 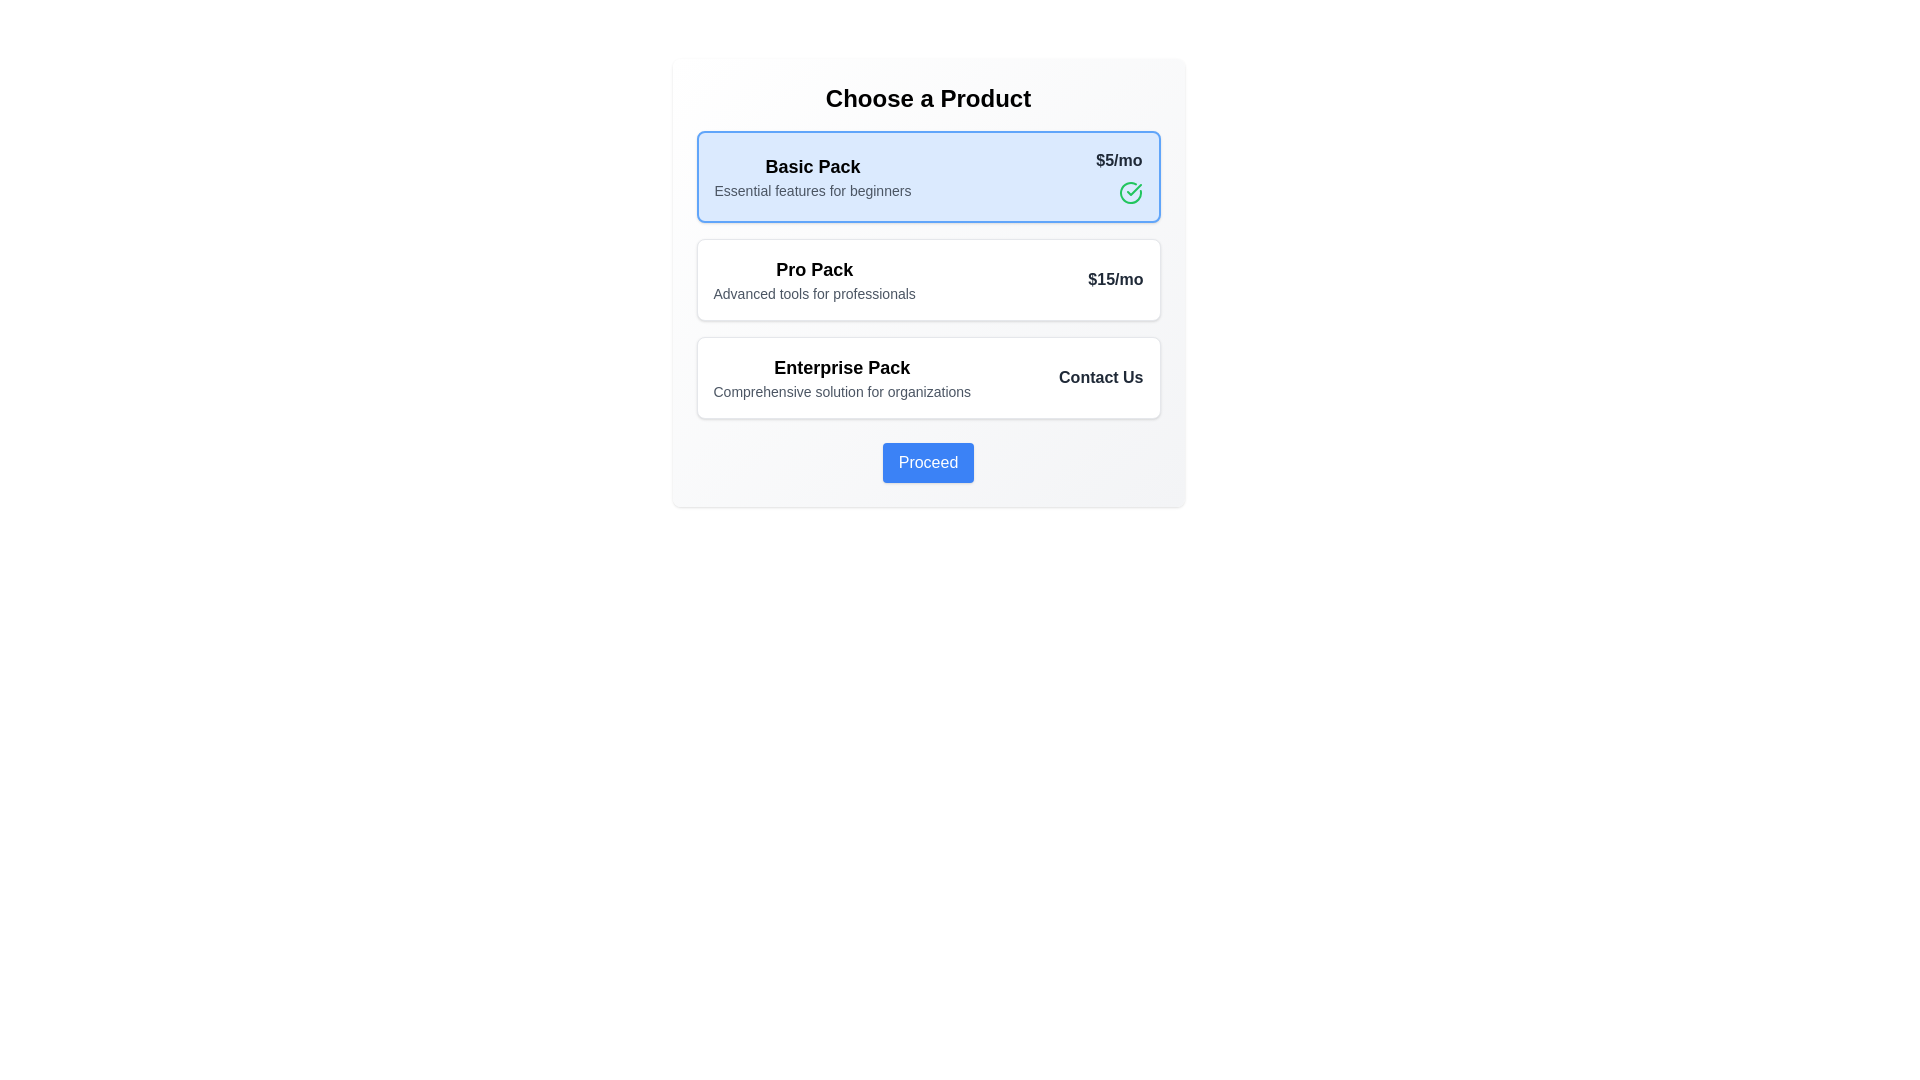 What do you see at coordinates (812, 165) in the screenshot?
I see `the 'Basic Pack' title text element` at bounding box center [812, 165].